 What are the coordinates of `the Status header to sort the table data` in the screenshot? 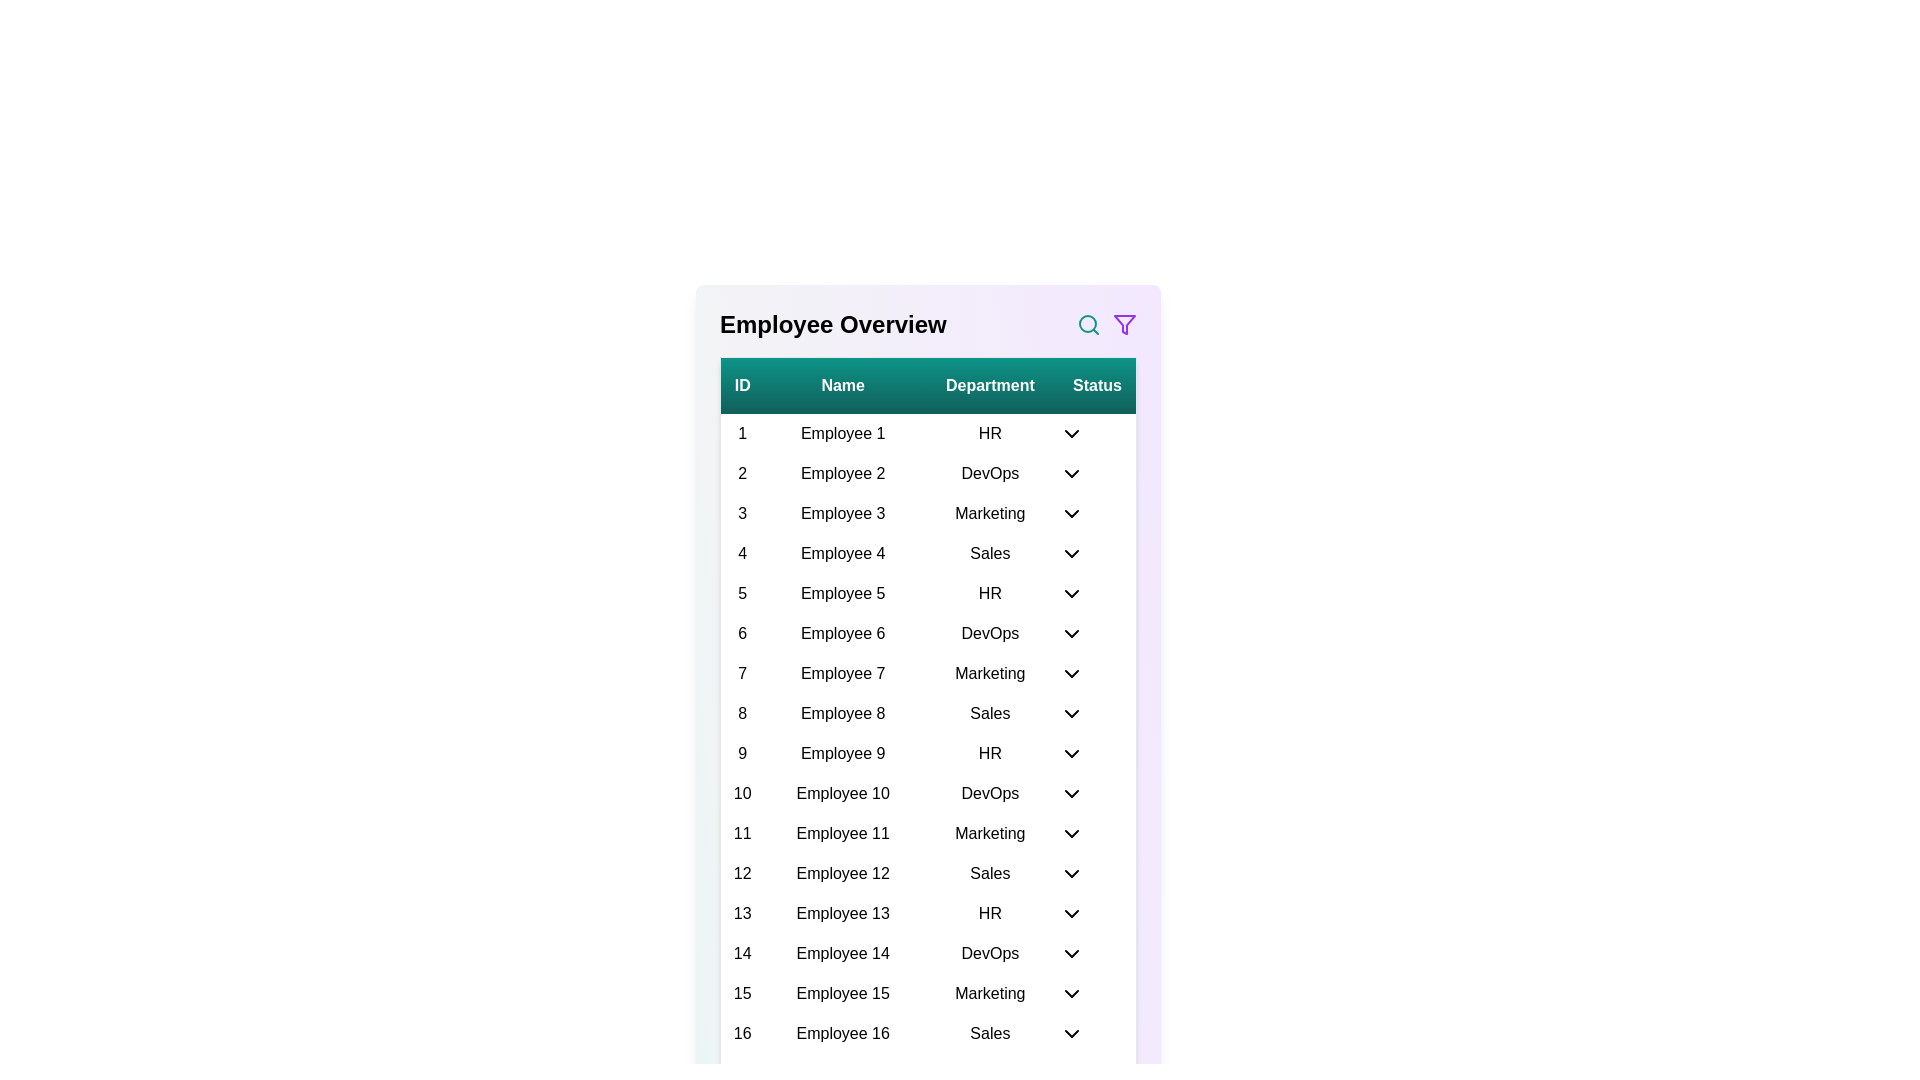 It's located at (1096, 385).